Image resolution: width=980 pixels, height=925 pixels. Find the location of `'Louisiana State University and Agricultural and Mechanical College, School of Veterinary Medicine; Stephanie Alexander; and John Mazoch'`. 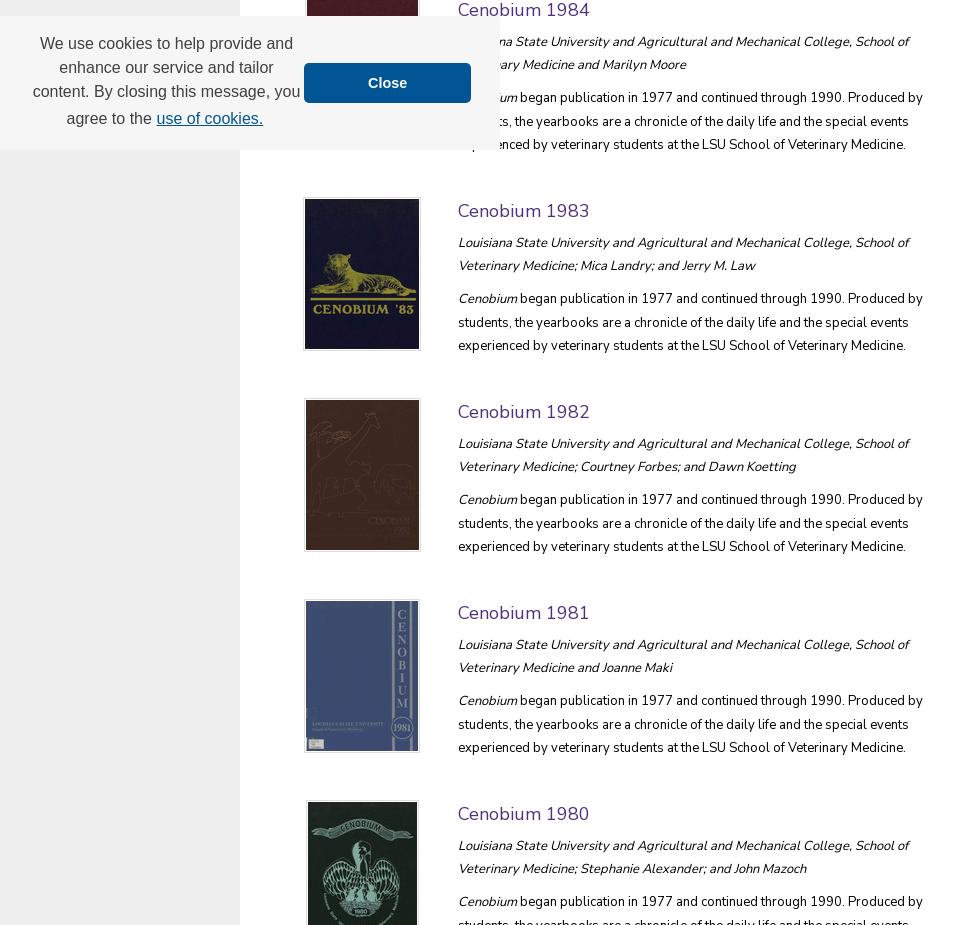

'Louisiana State University and Agricultural and Mechanical College, School of Veterinary Medicine; Stephanie Alexander; and John Mazoch' is located at coordinates (457, 856).